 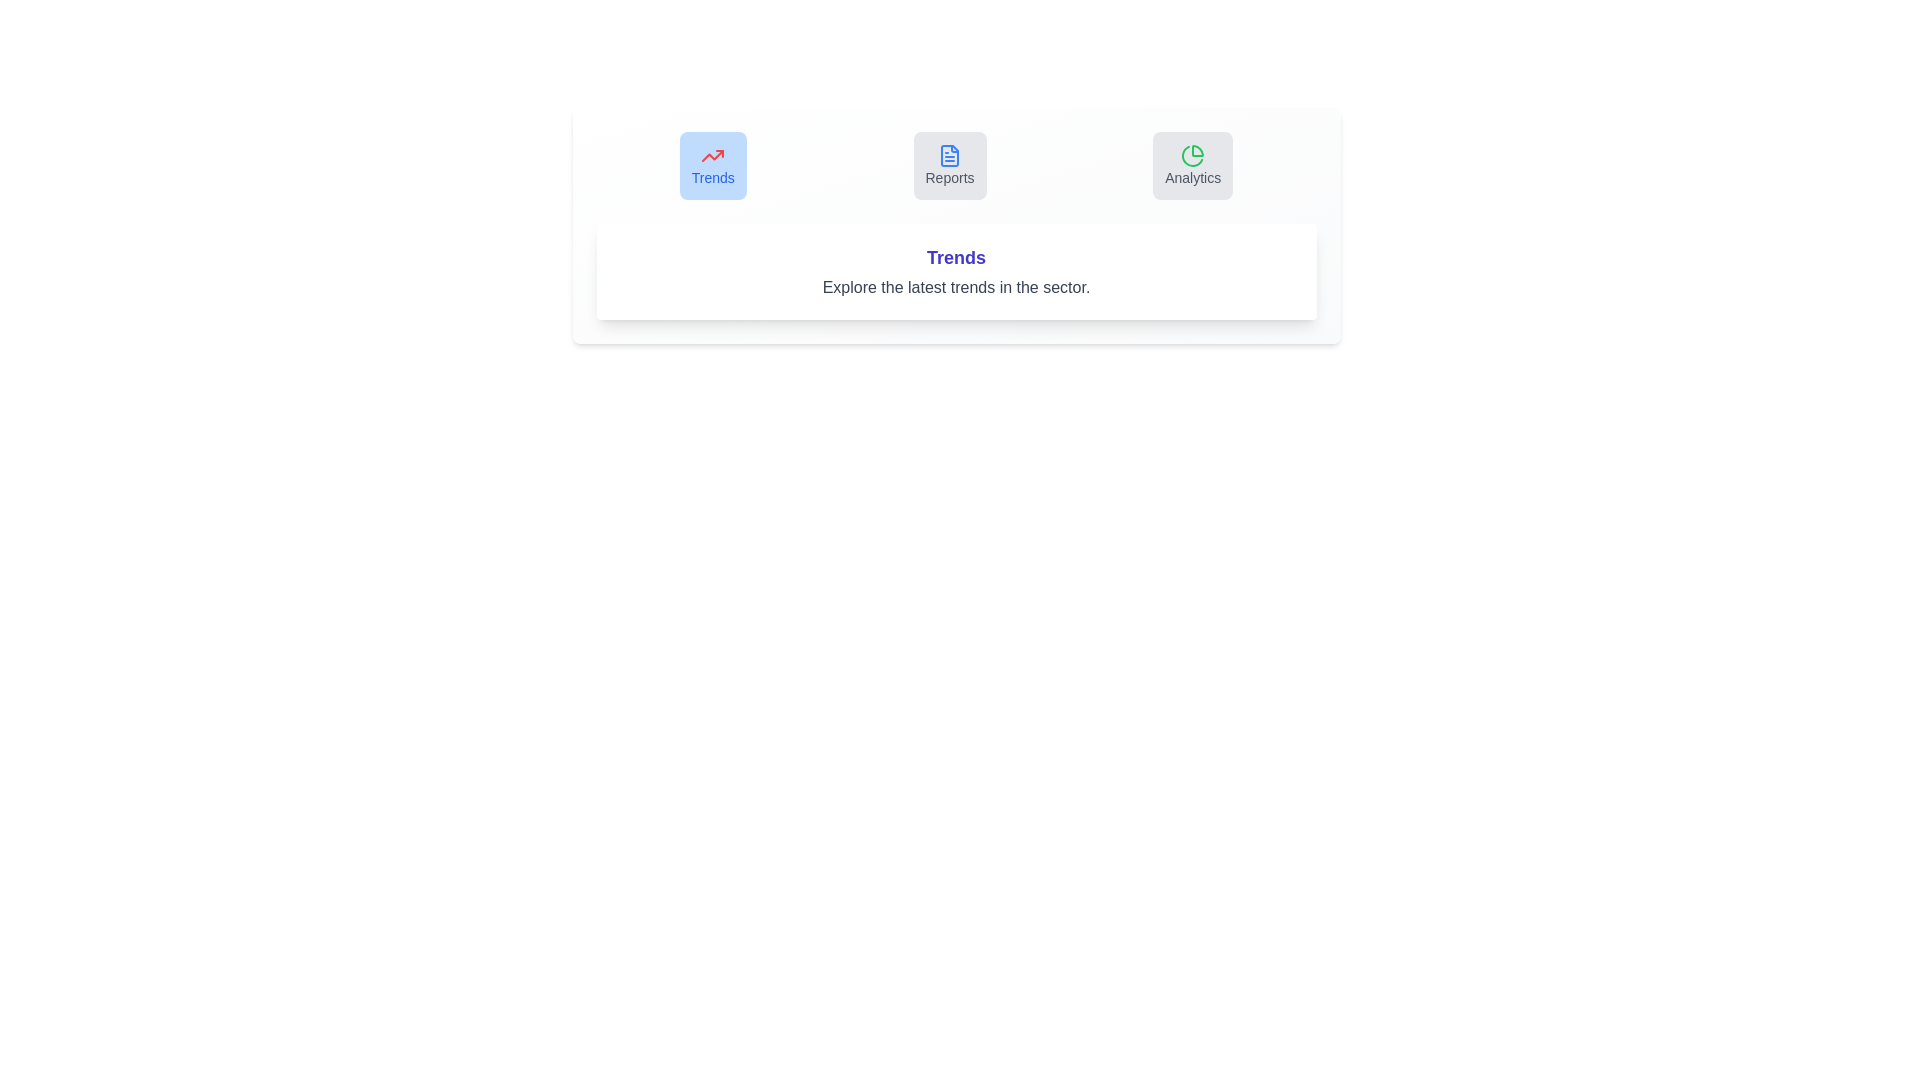 I want to click on the tab labeled Reports and analyze its content, so click(x=949, y=164).